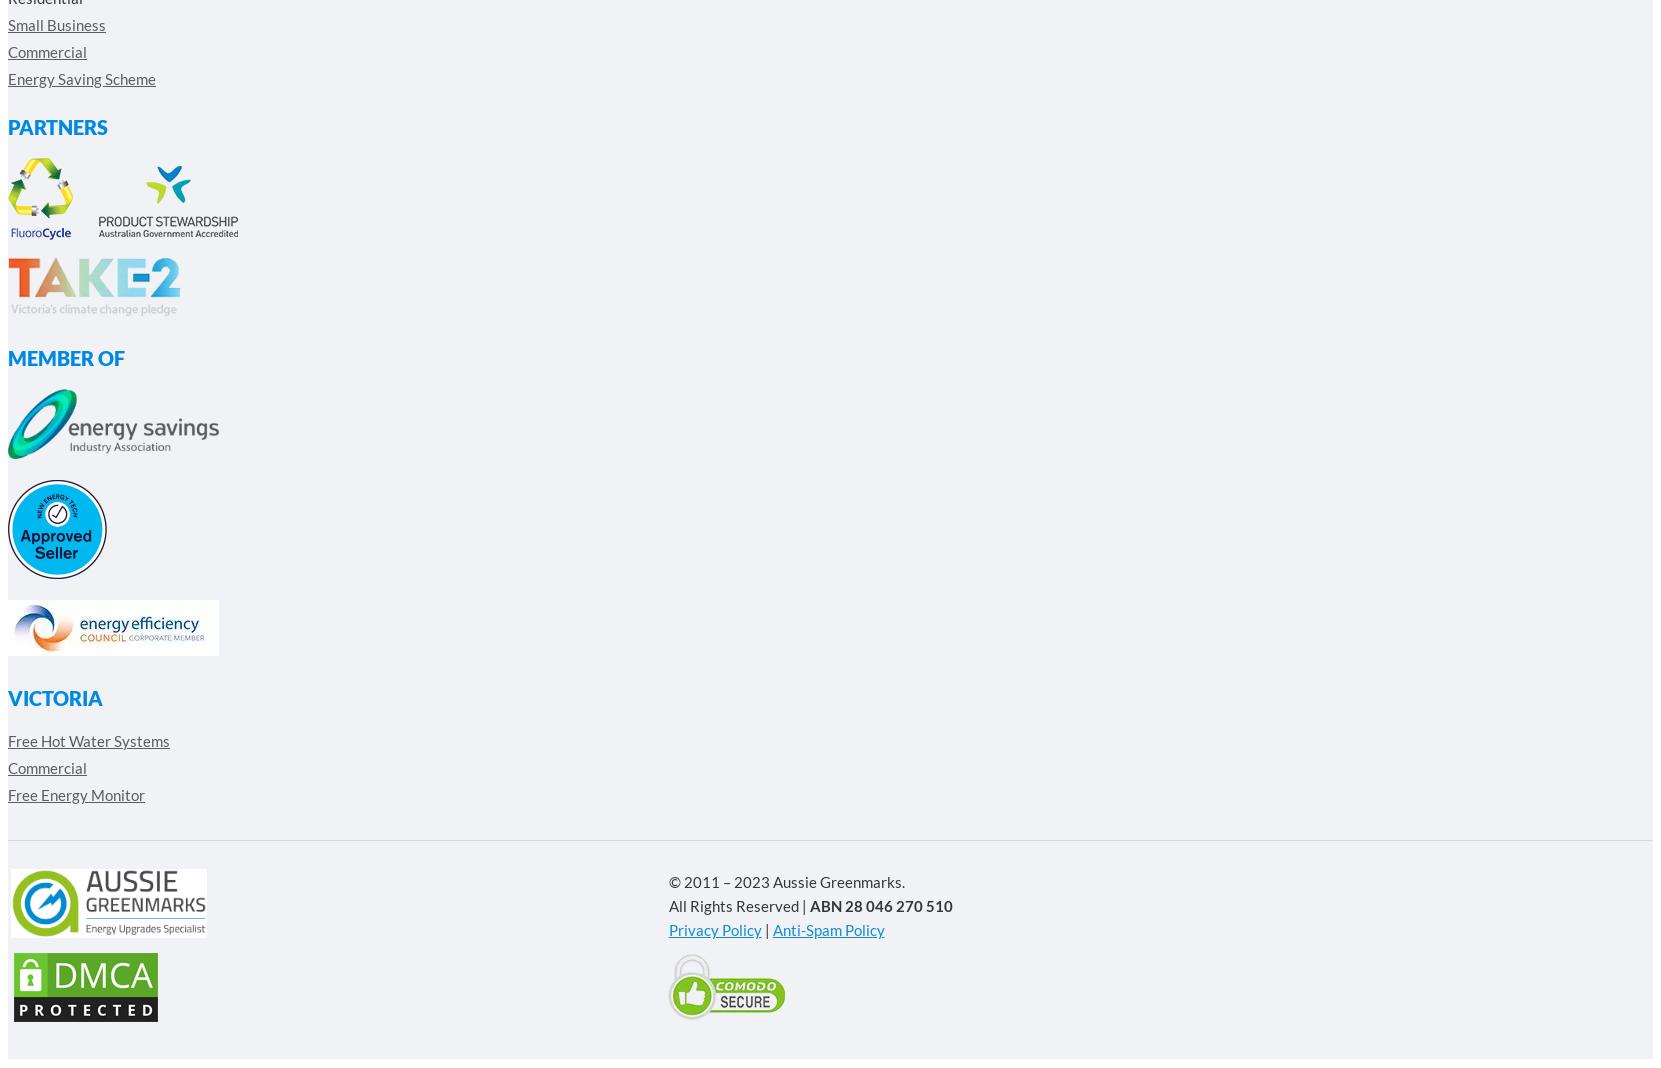 The image size is (1661, 1068). I want to click on 'All Rights Reserved |', so click(736, 904).